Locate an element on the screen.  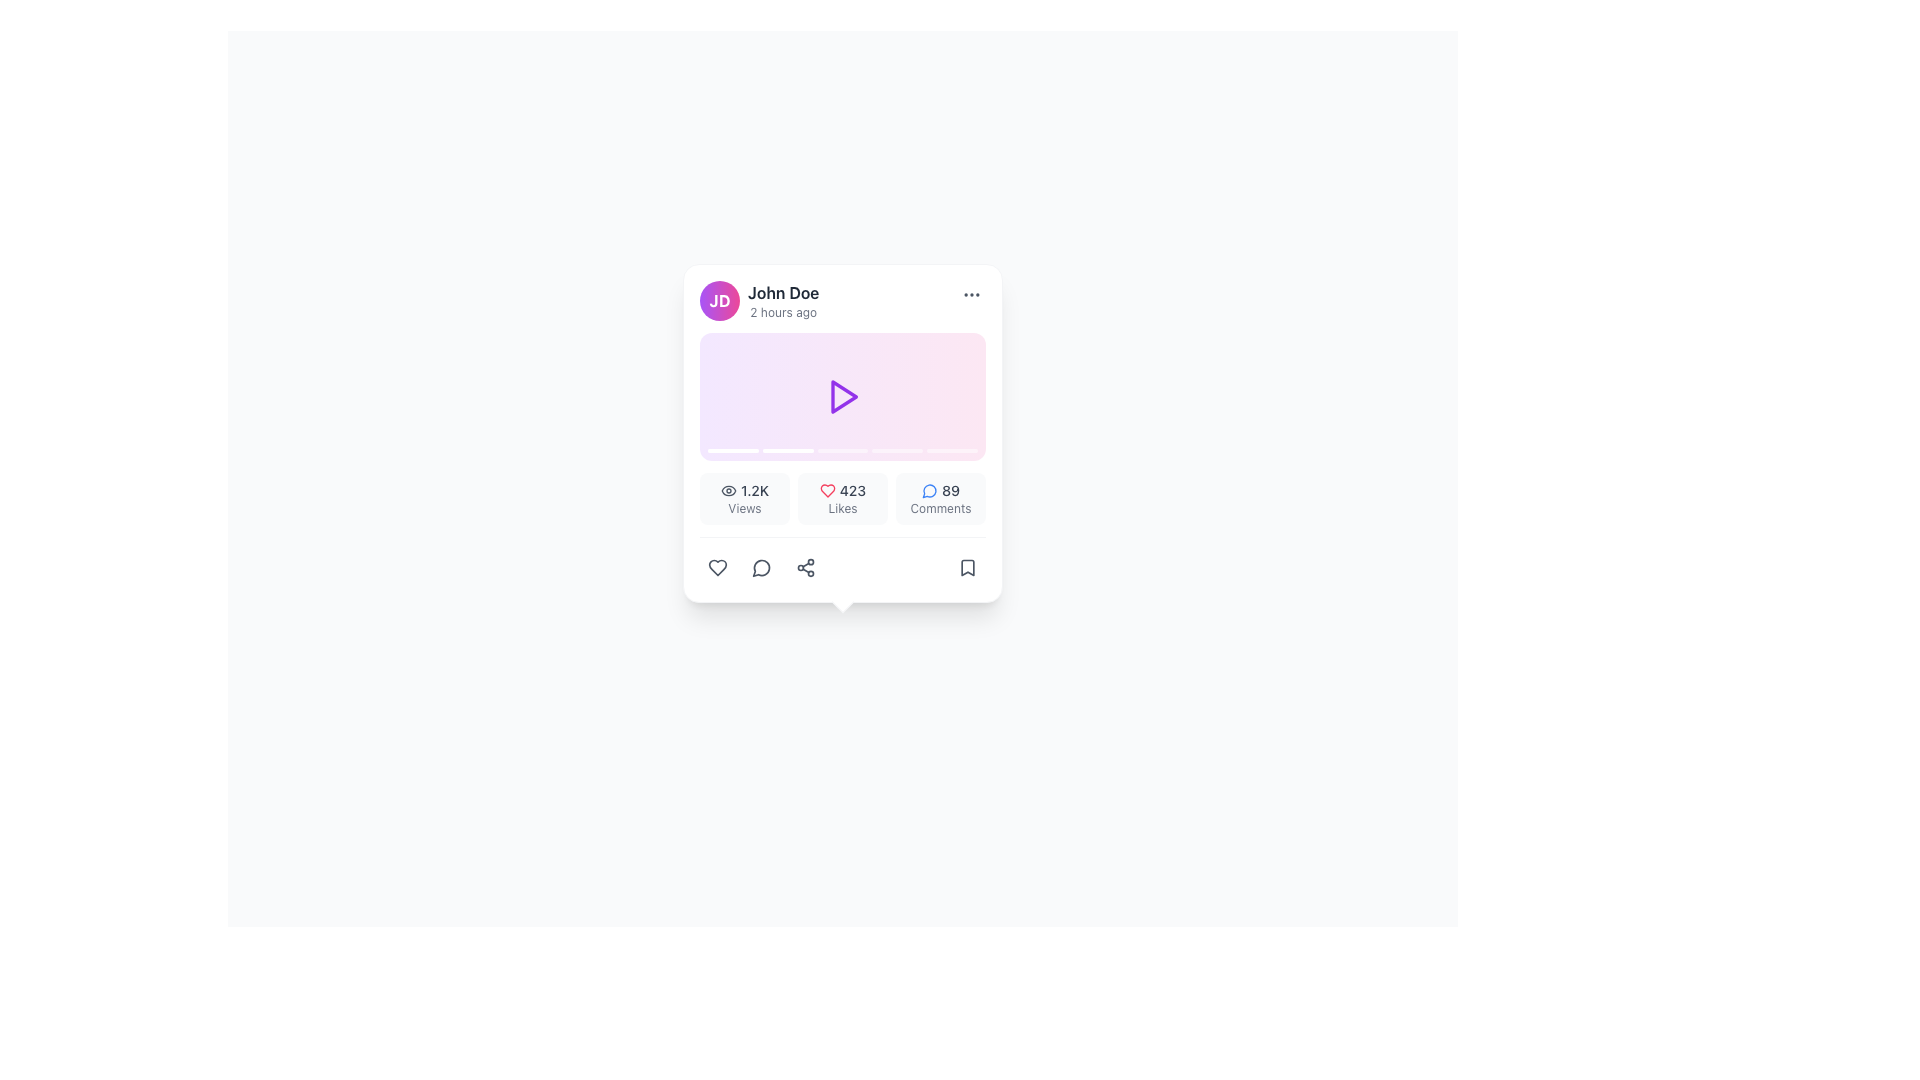
the button with a bookmark icon located at the bottom-right corner of the toolbar beneath the social media post to activate the hover effect is located at coordinates (968, 567).